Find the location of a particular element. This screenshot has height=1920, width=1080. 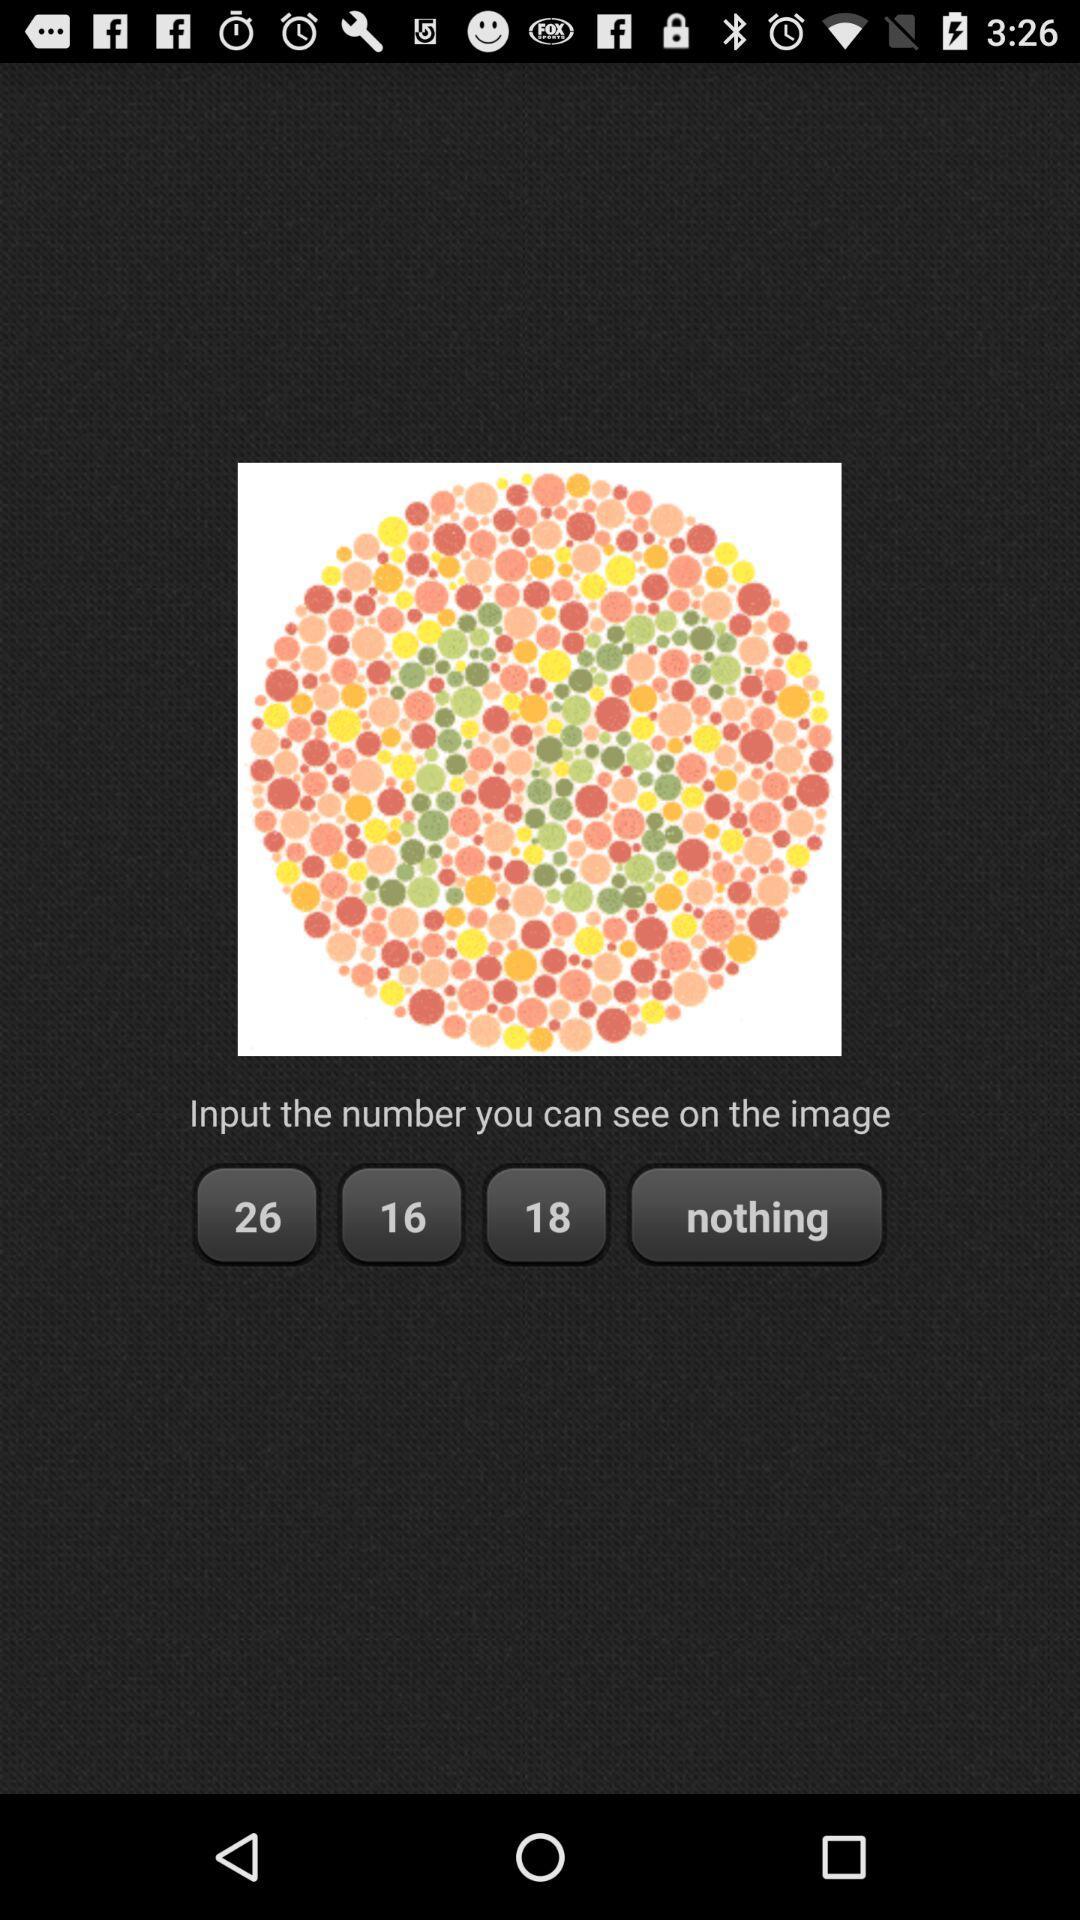

16 is located at coordinates (401, 1214).